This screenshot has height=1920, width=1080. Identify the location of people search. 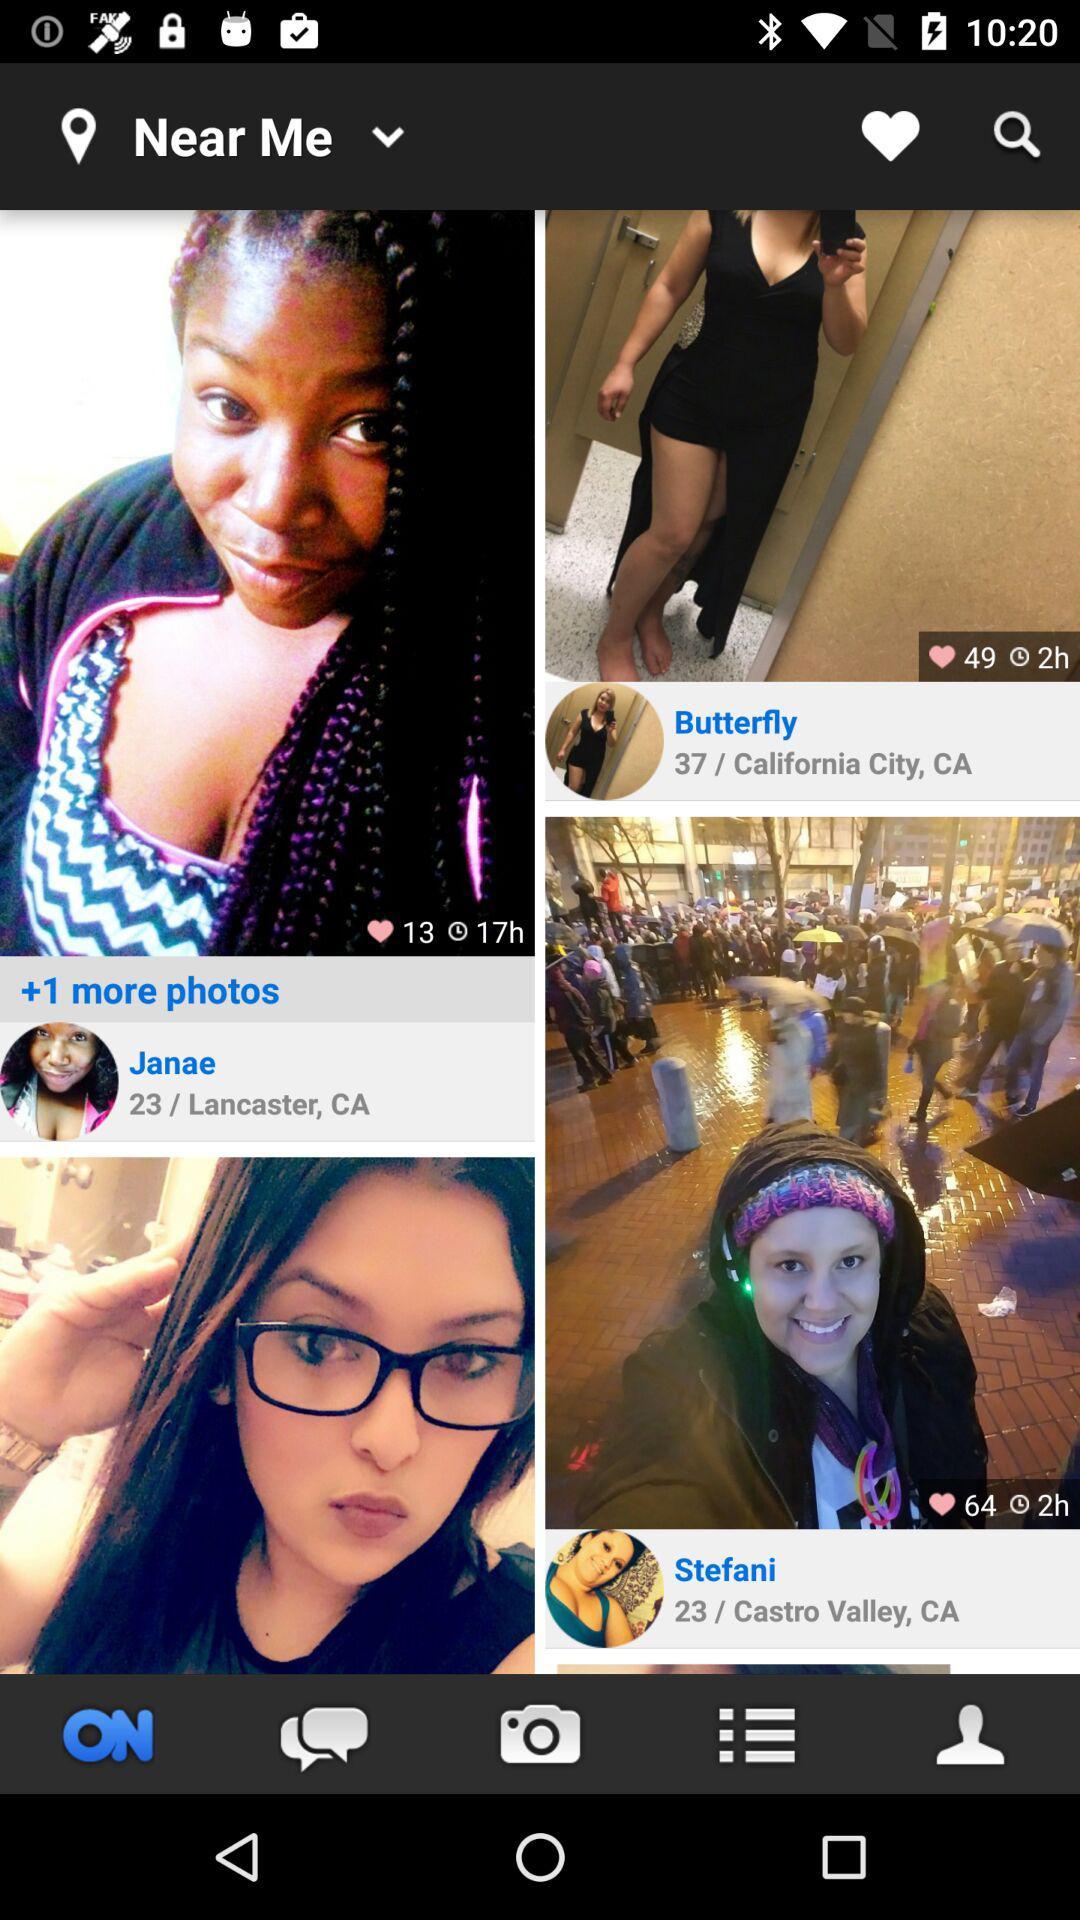
(971, 1733).